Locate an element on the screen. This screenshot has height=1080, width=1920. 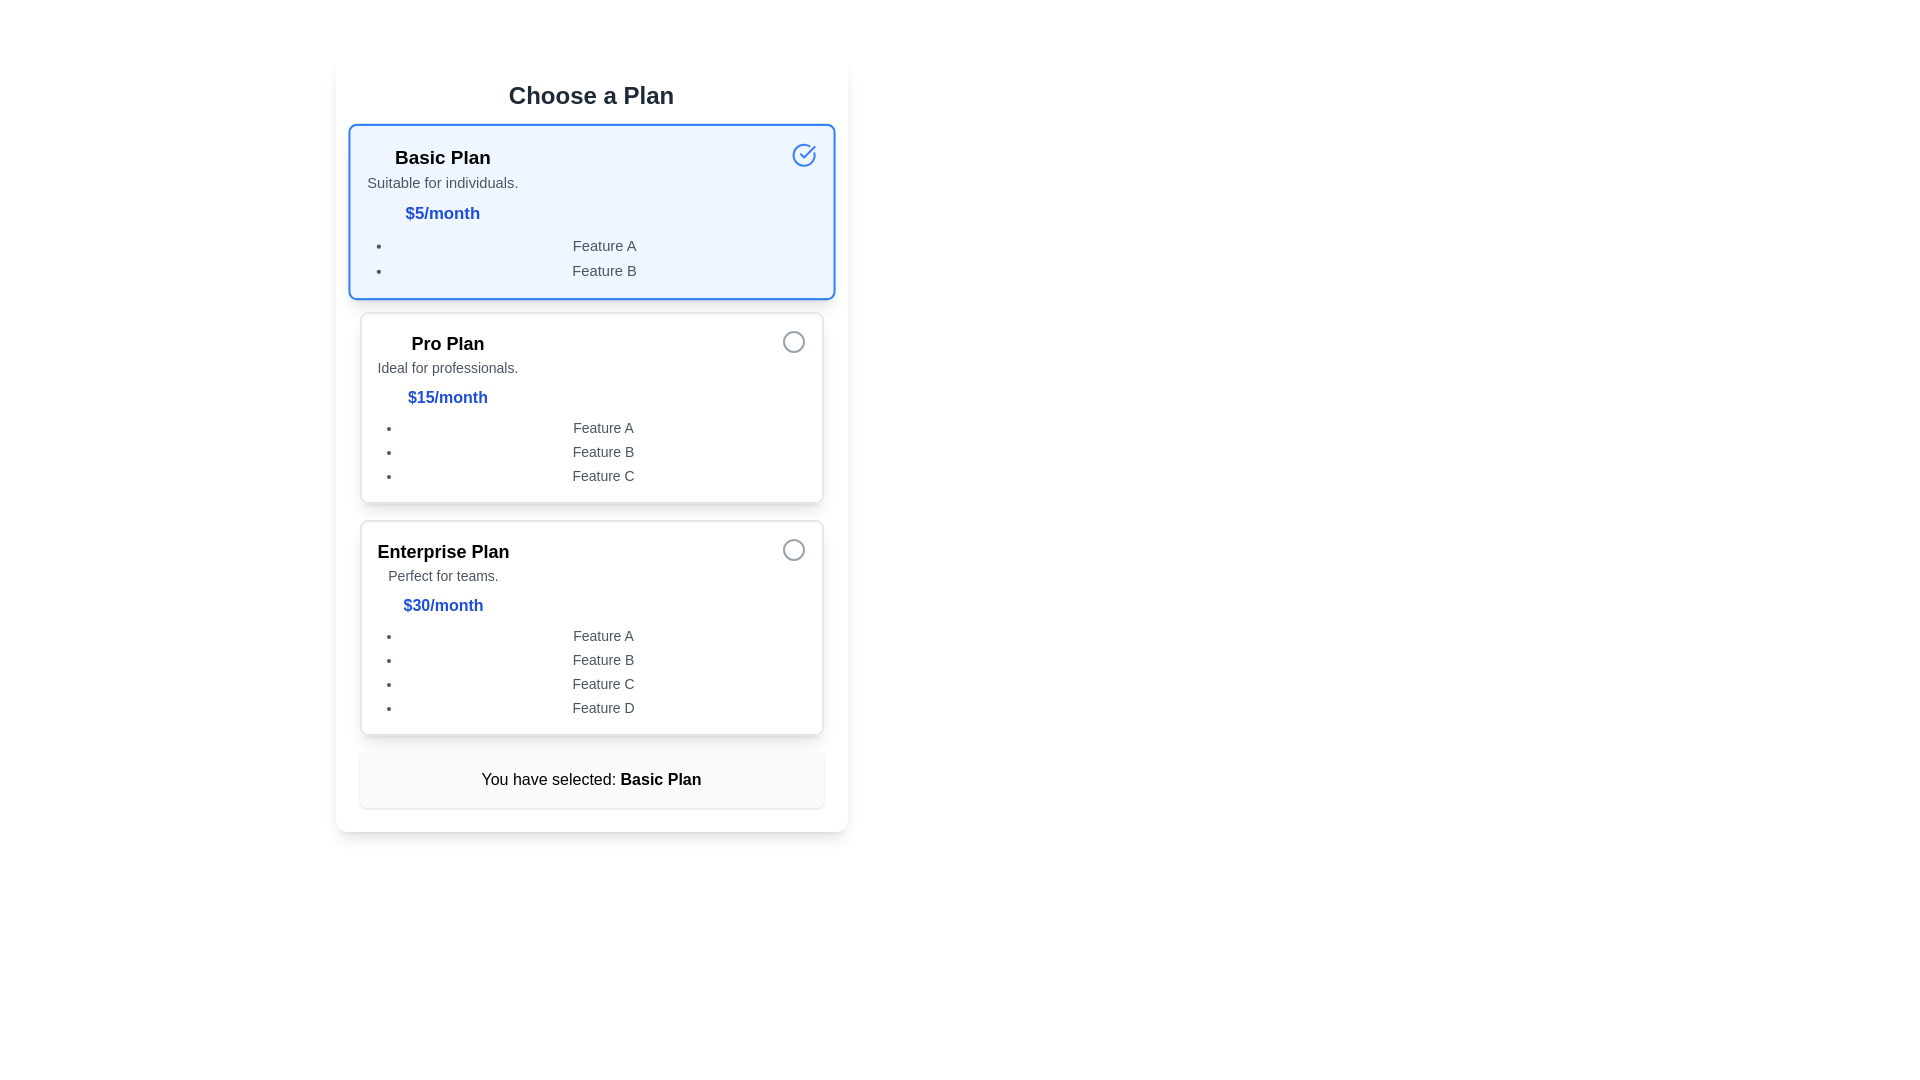
the text label displaying 'Feature A' in gray font, which is the first item in a bulleted list within the 'Basic Plan' section is located at coordinates (603, 244).